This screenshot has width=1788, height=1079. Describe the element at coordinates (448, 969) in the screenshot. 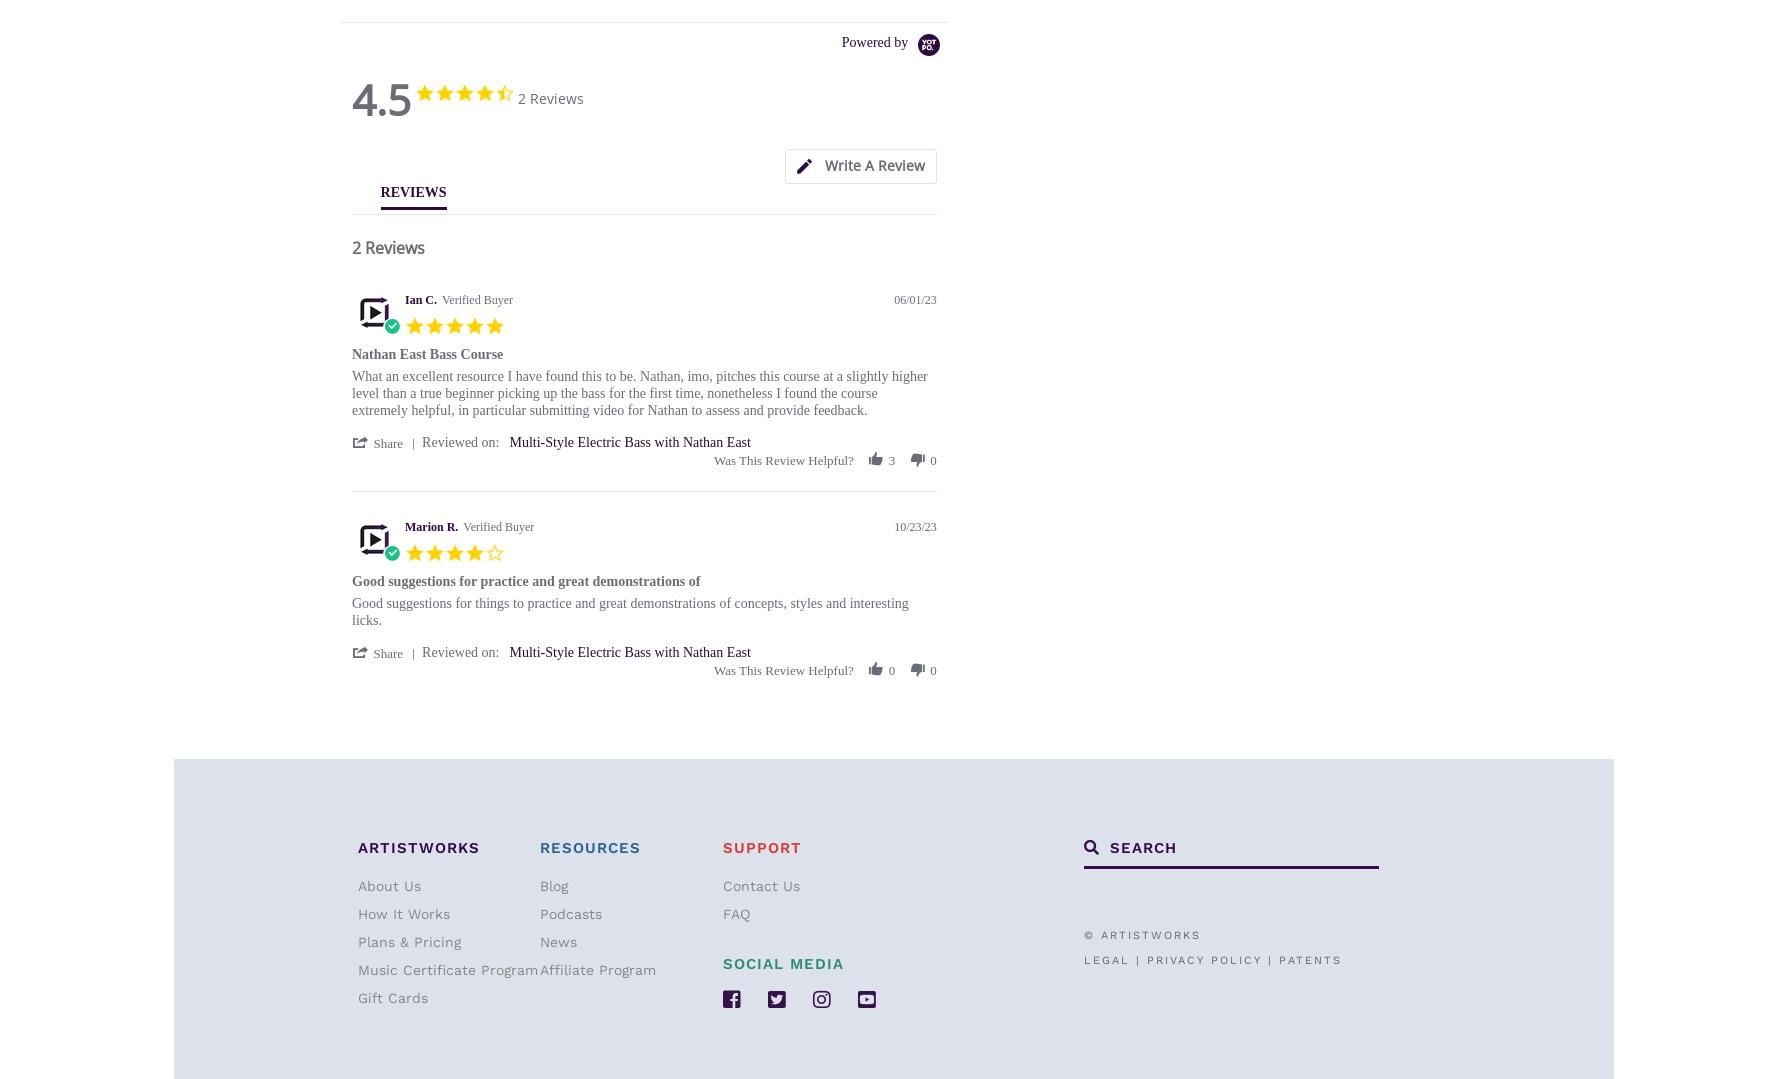

I see `'Music Certificate Program'` at that location.